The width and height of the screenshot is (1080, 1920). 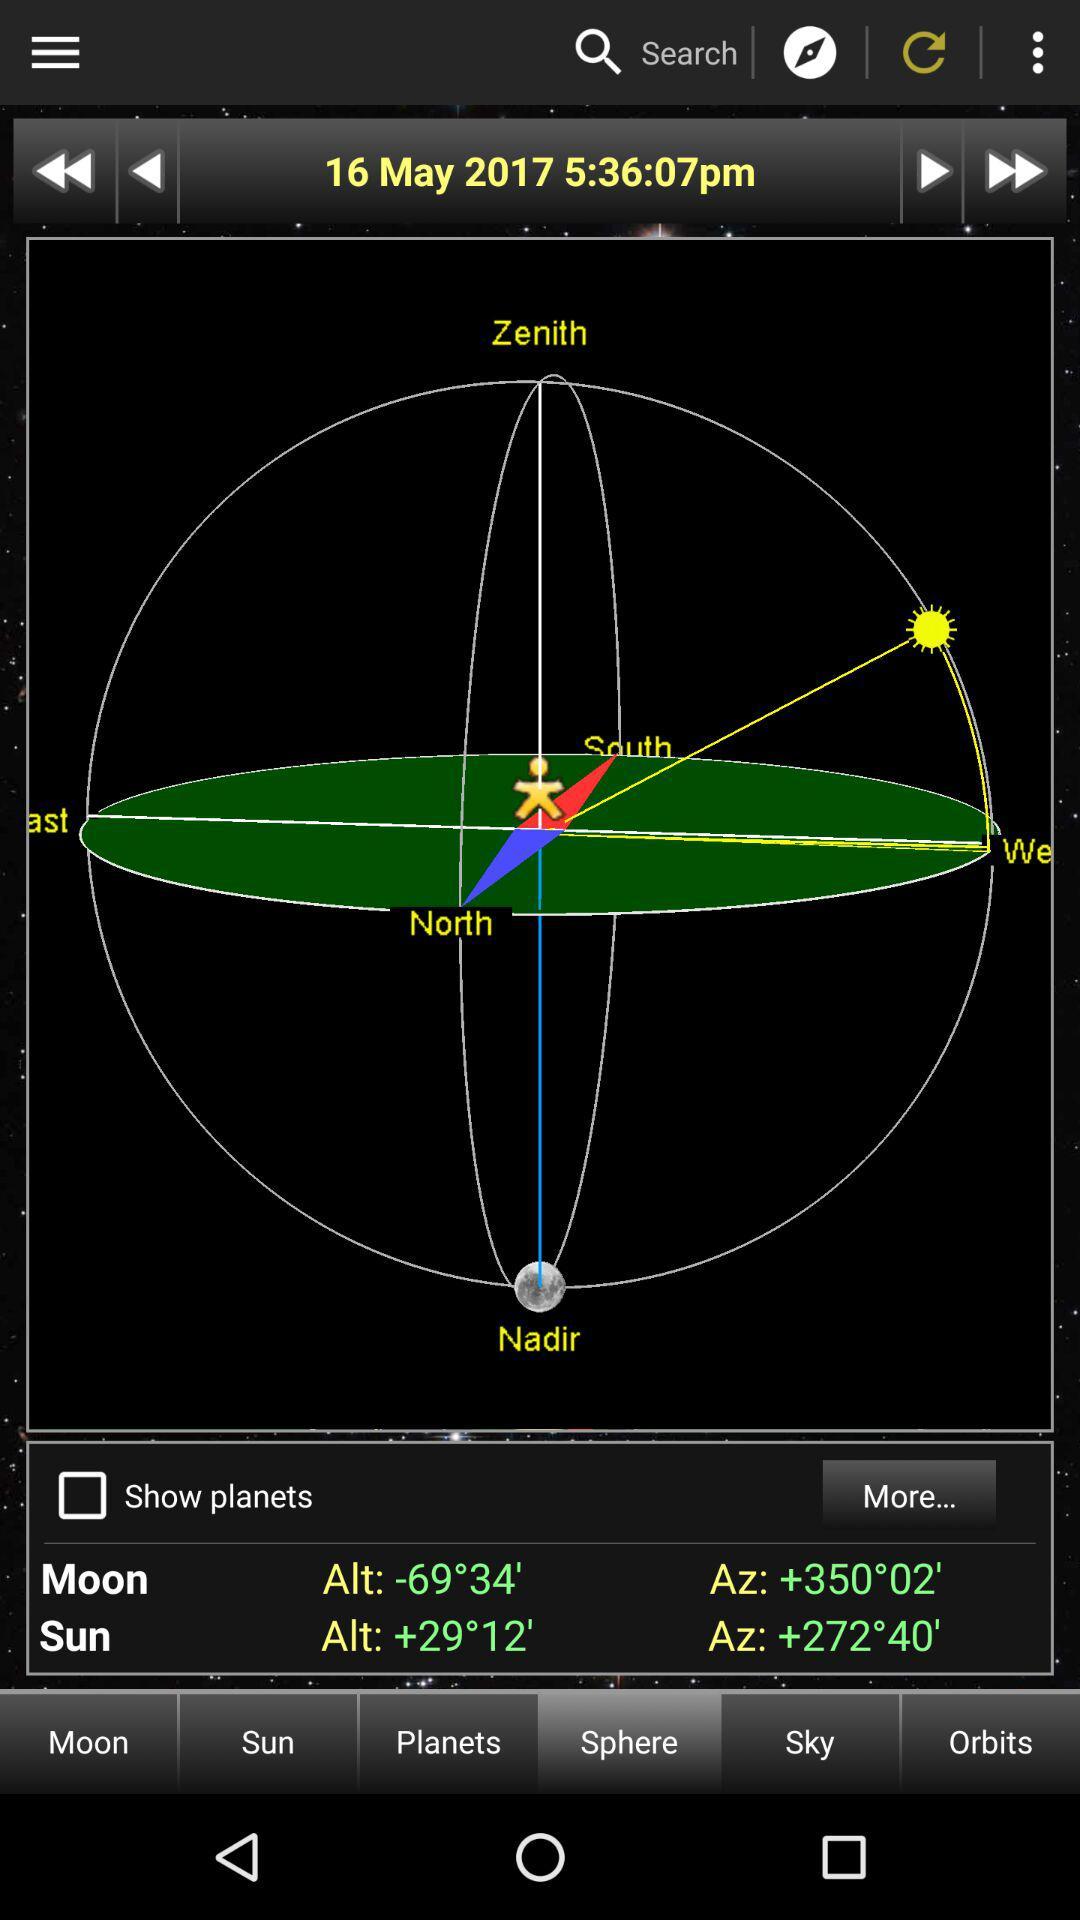 What do you see at coordinates (146, 171) in the screenshot?
I see `previous` at bounding box center [146, 171].